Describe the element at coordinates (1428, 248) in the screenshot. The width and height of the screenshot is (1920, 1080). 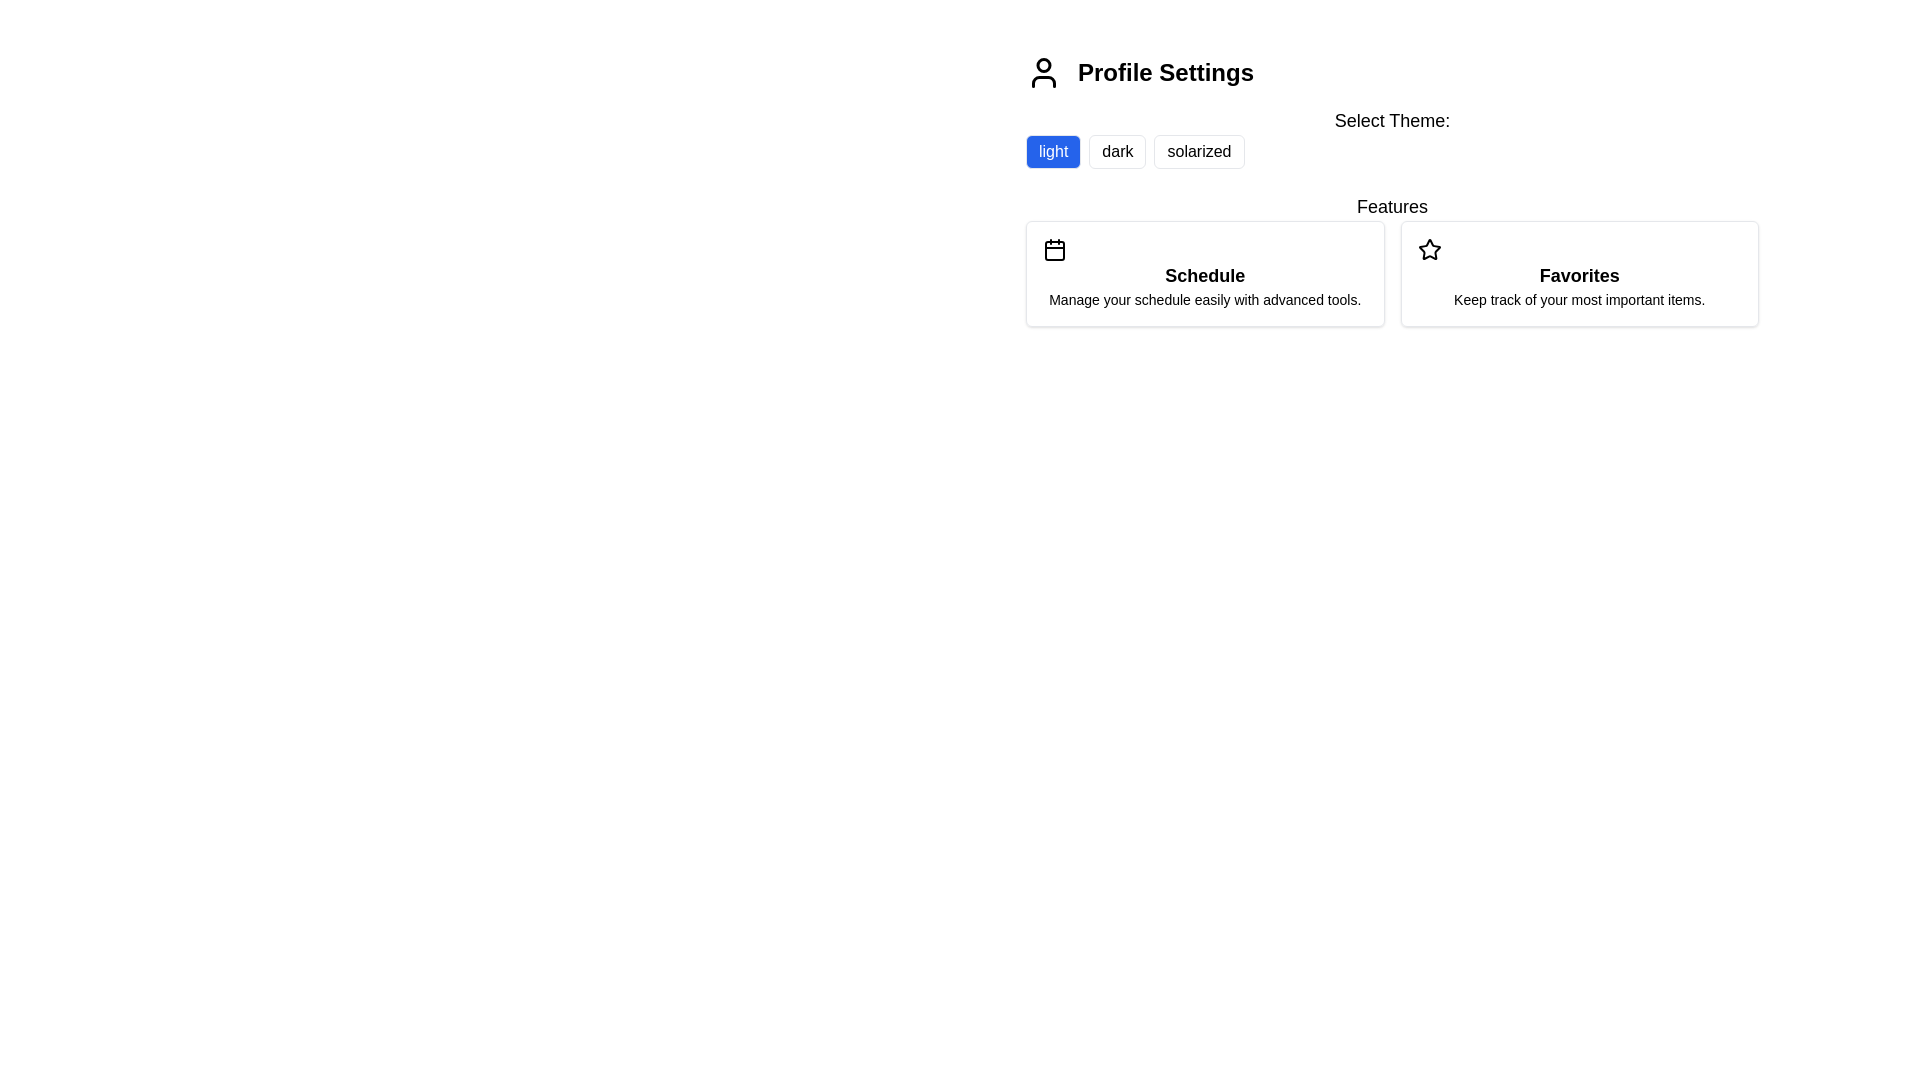
I see `the star icon representing the Favorites section, located at the center-top position of the card under the 'Features' section` at that location.